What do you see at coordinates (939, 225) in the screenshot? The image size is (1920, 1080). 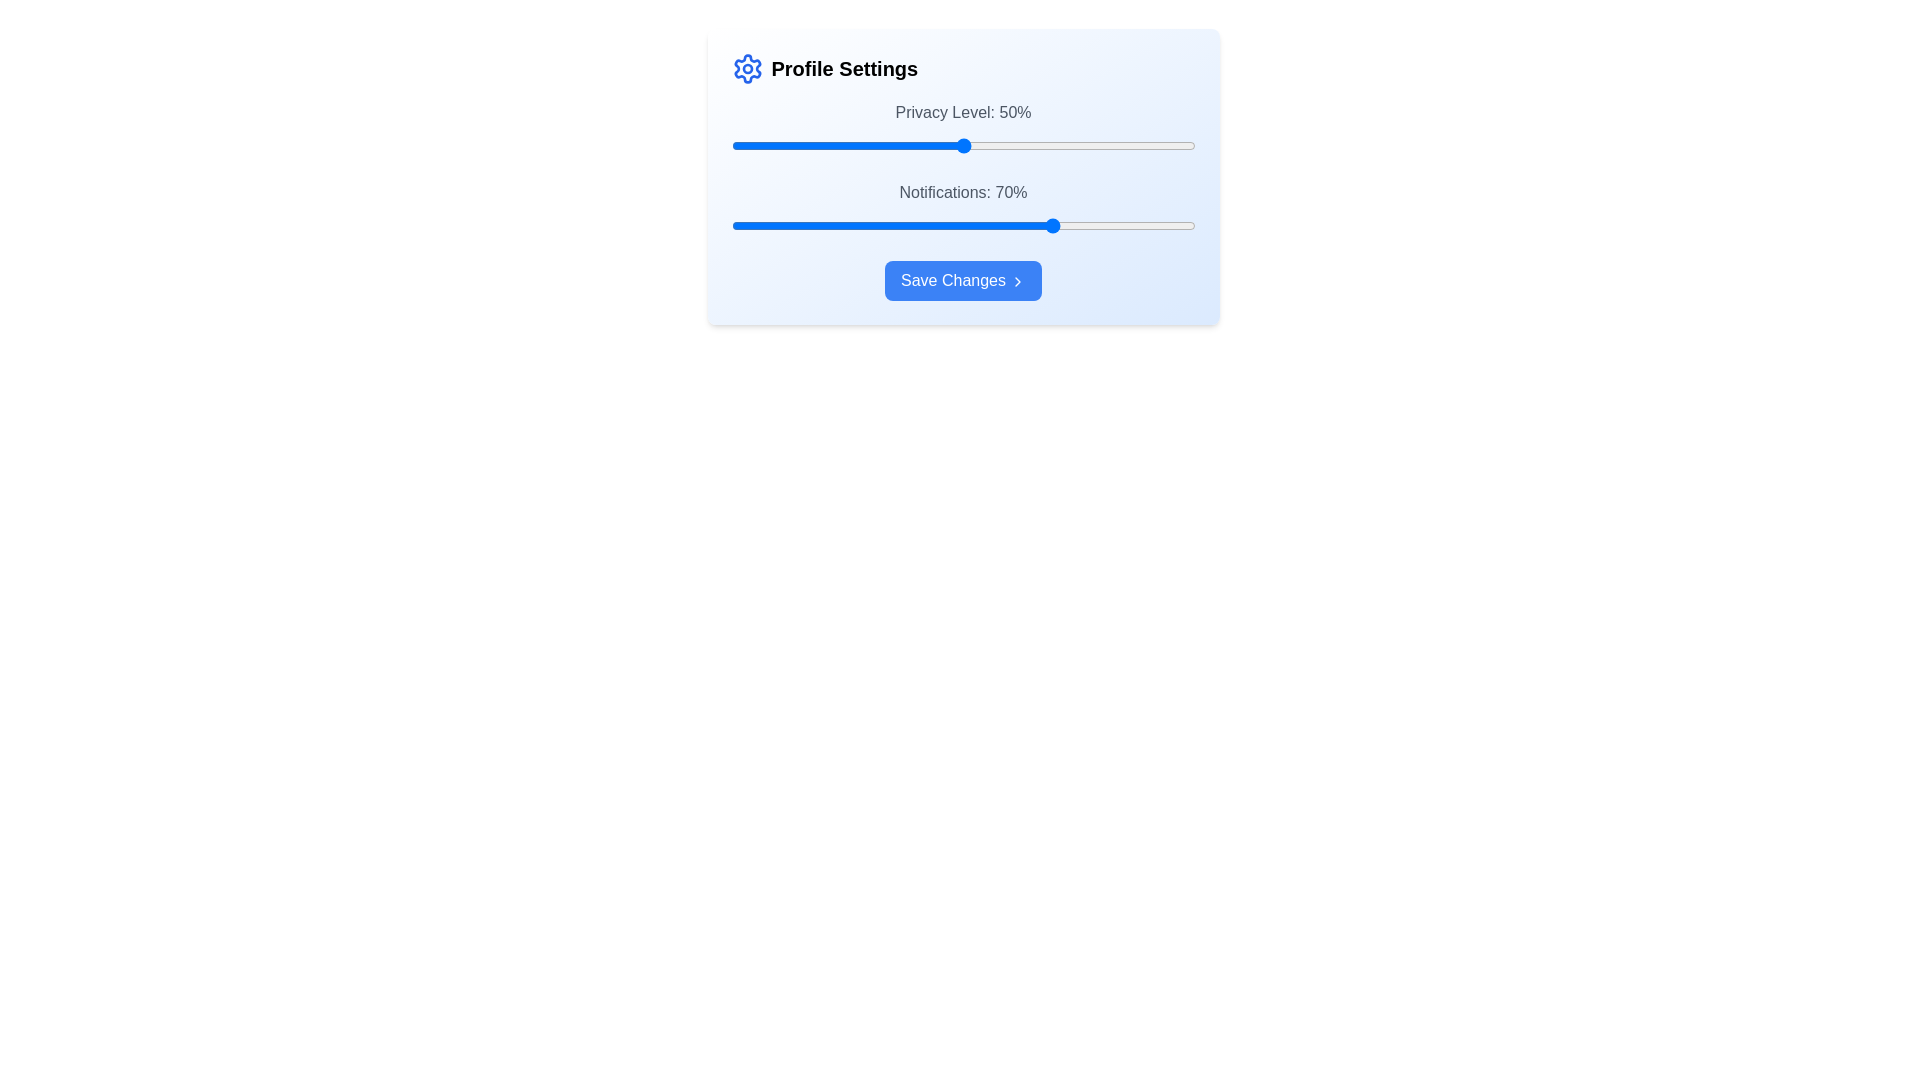 I see `the 'Notifications' slider to 45% by adjusting its position` at bounding box center [939, 225].